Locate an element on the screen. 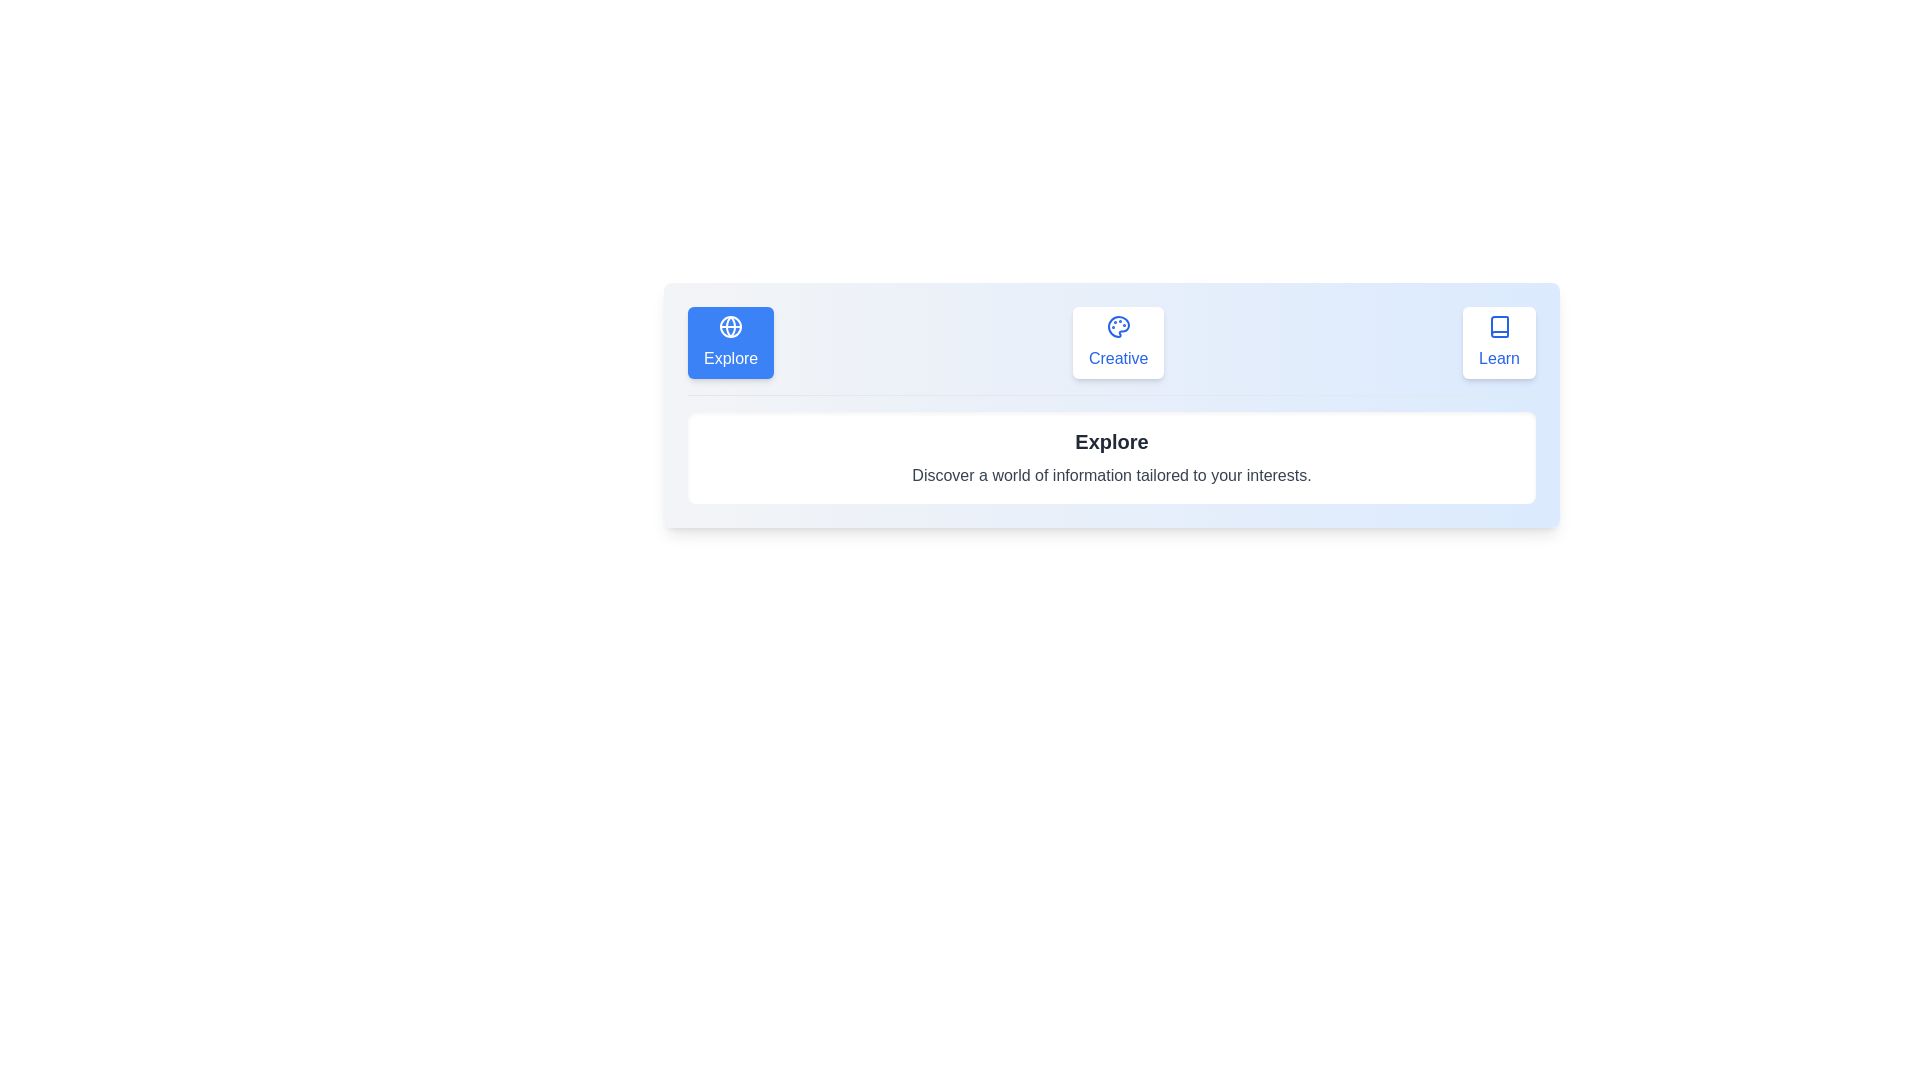  the tab labeled Explore is located at coordinates (729, 342).